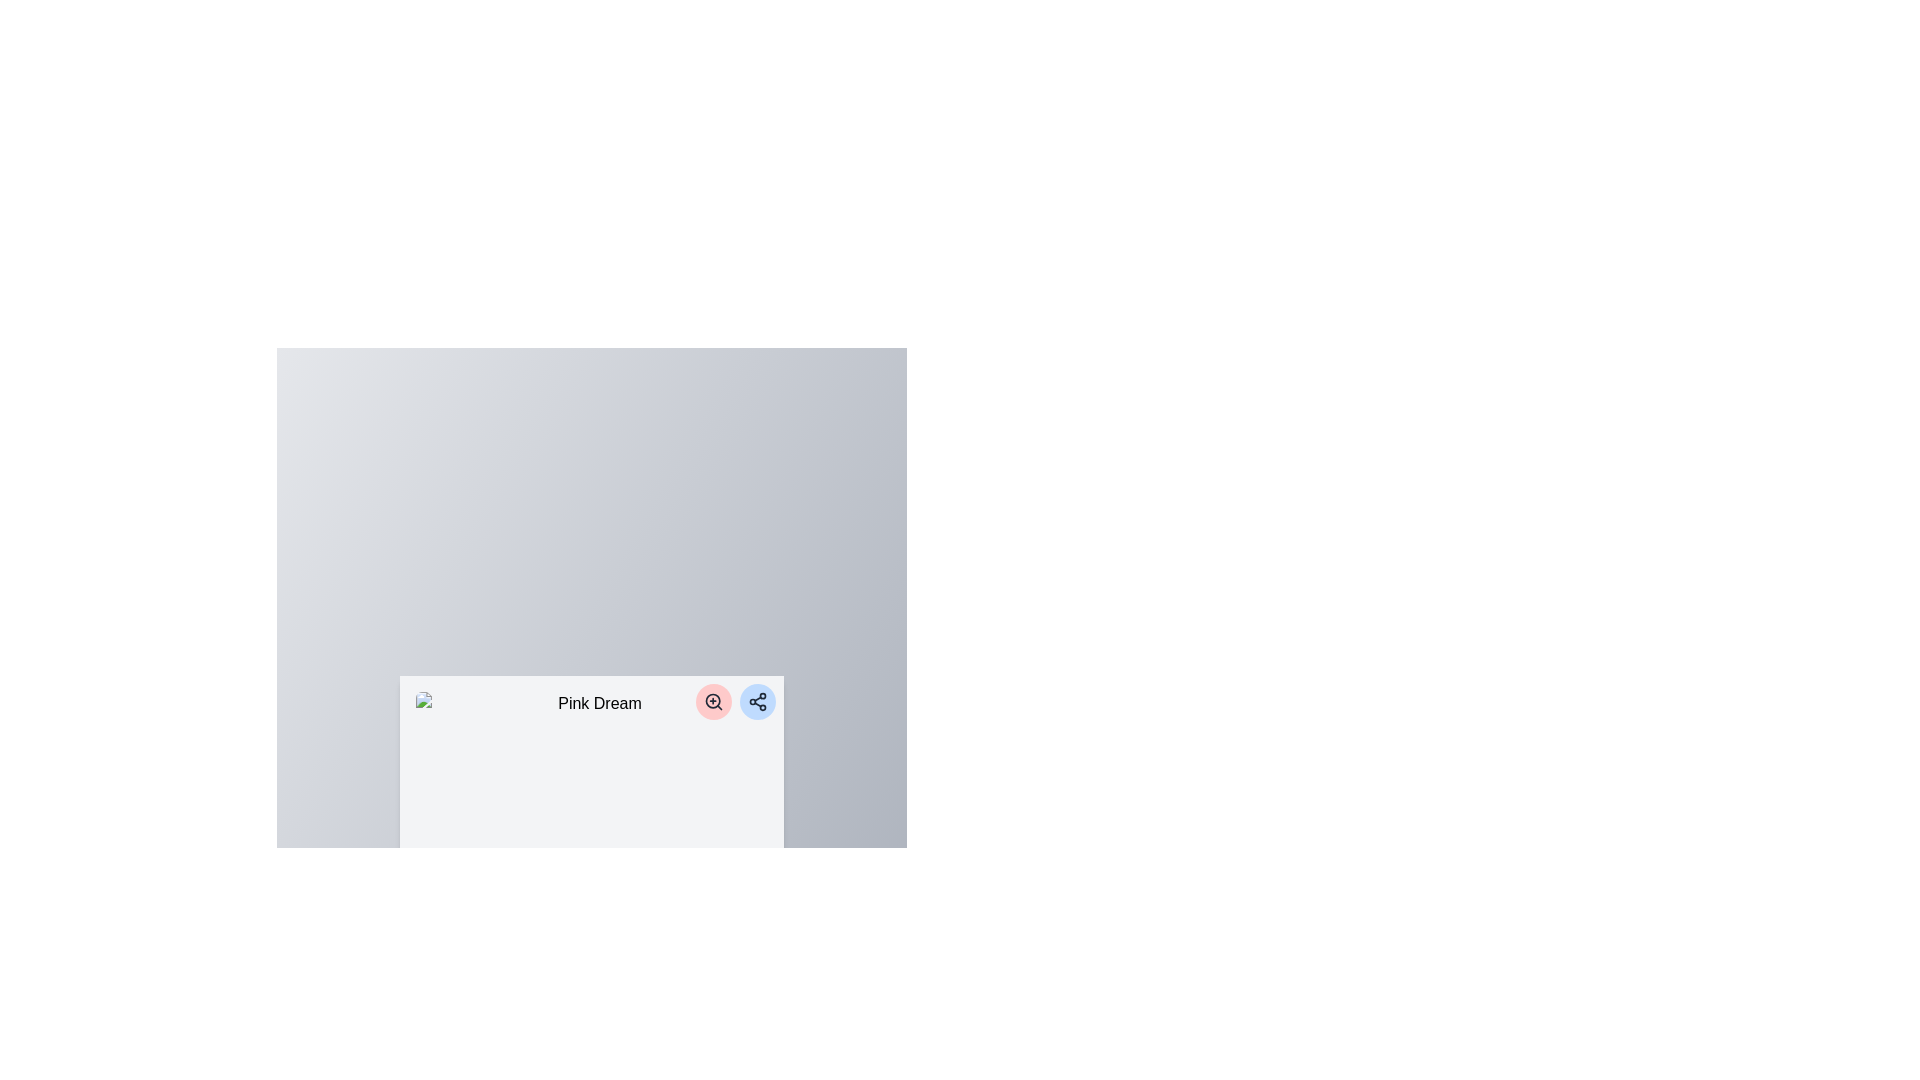  Describe the element at coordinates (713, 700) in the screenshot. I see `the circular outline of the magnifying glass icon, which is part of an SVG graphic for zoom-in action` at that location.